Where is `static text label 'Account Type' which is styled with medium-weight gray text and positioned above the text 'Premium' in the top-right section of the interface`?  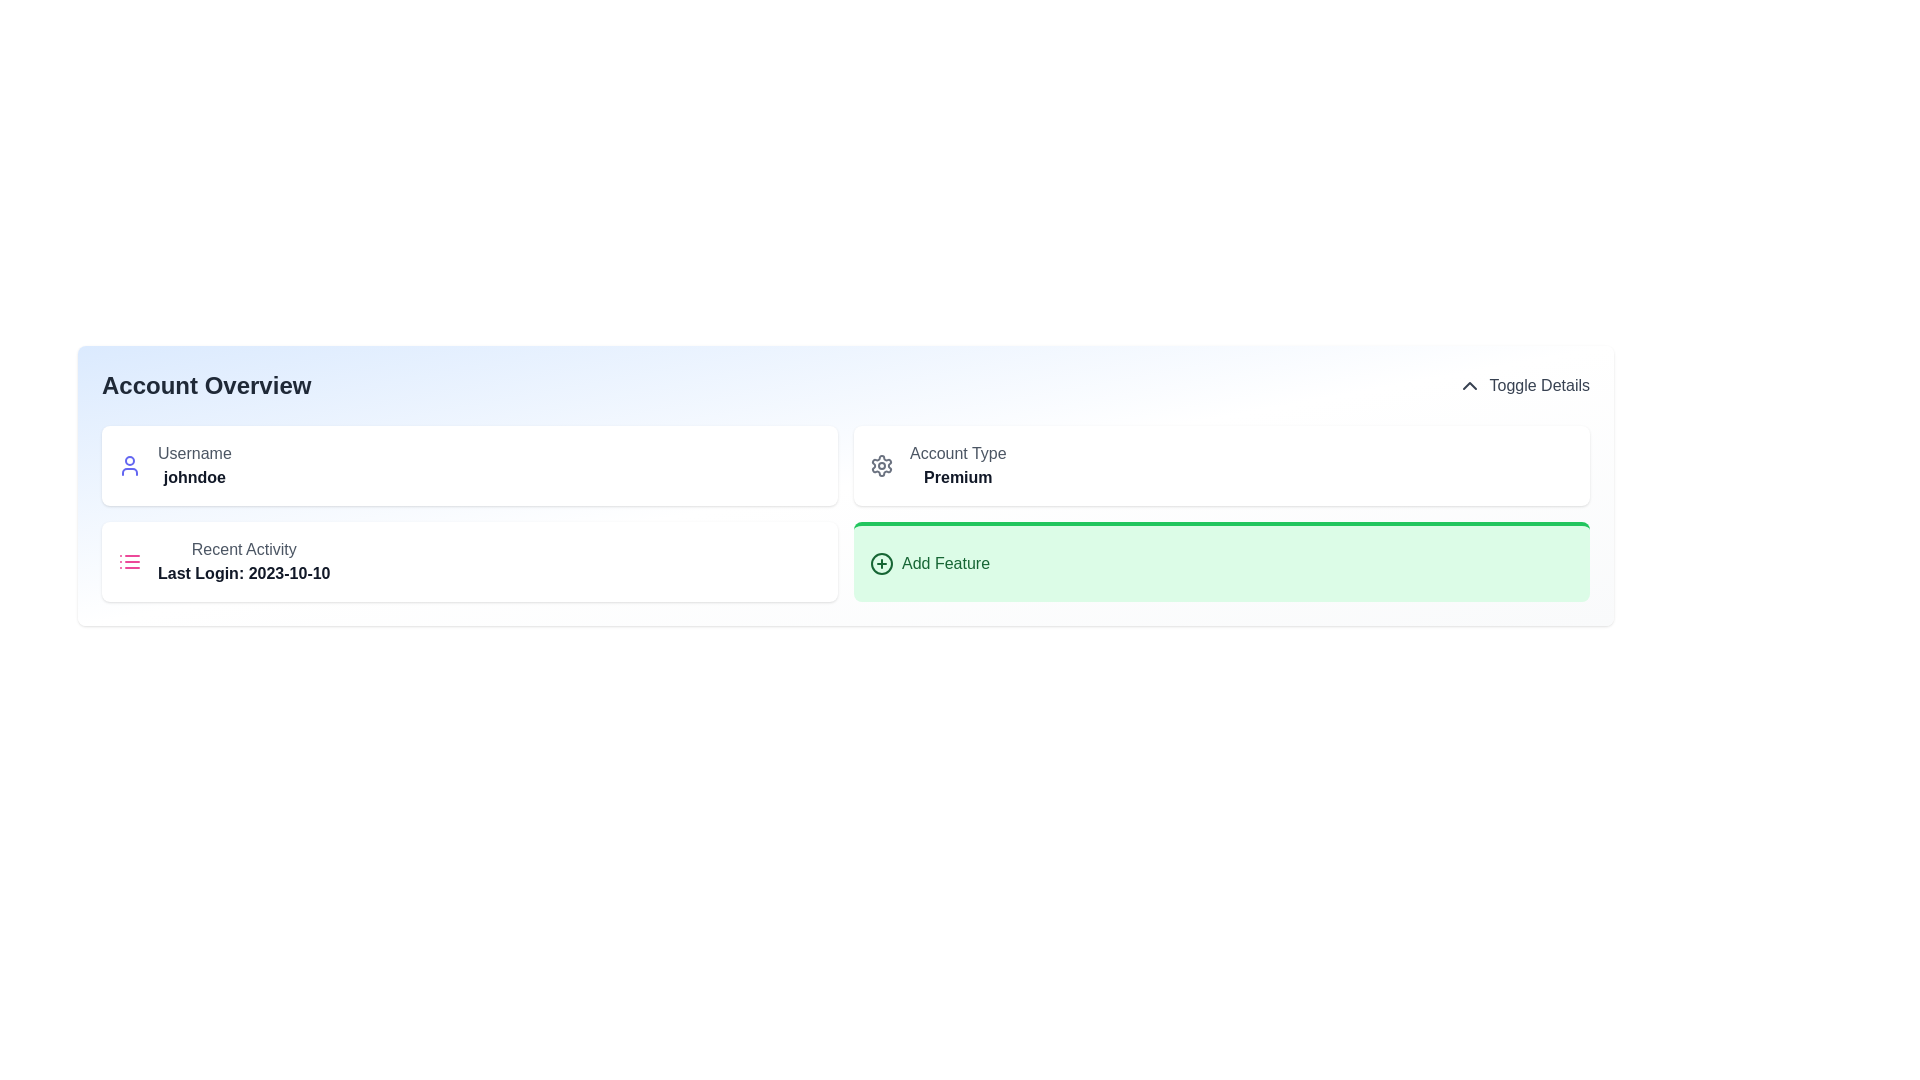 static text label 'Account Type' which is styled with medium-weight gray text and positioned above the text 'Premium' in the top-right section of the interface is located at coordinates (957, 454).